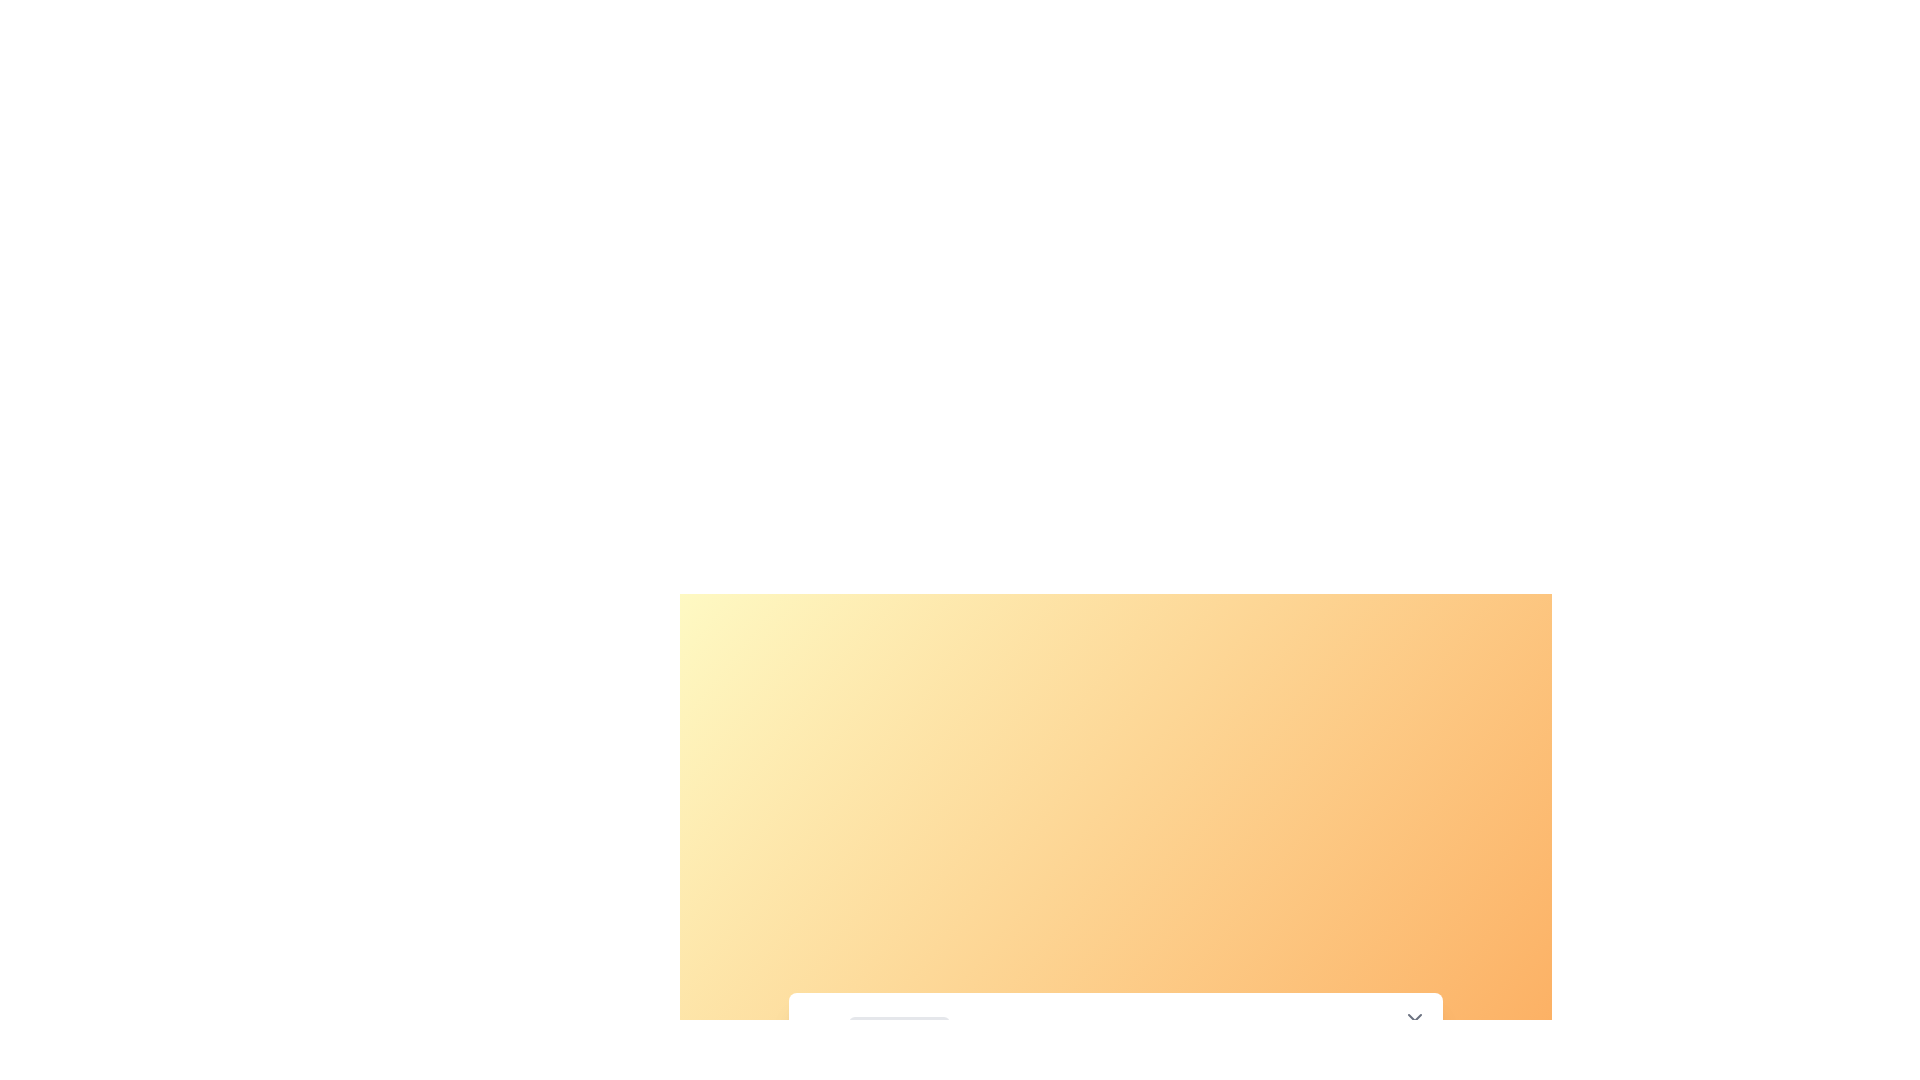  I want to click on the close button to close the dialog, so click(1414, 1020).